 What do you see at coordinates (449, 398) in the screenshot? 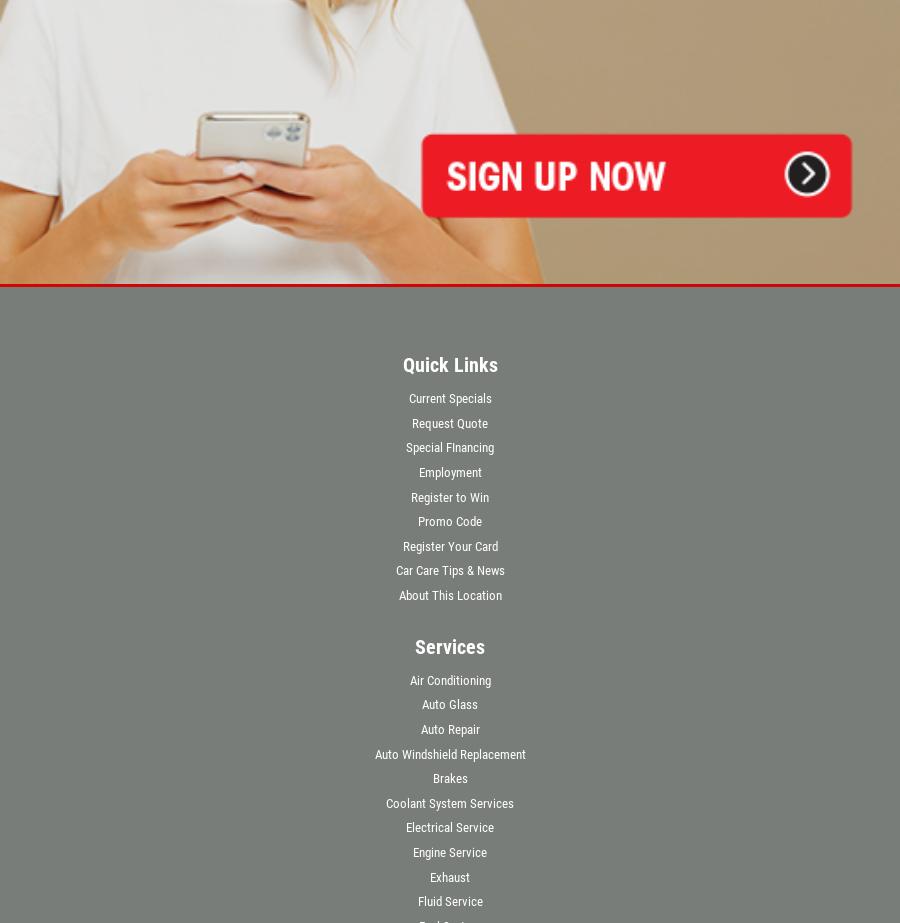
I see `'Current Specials'` at bounding box center [449, 398].